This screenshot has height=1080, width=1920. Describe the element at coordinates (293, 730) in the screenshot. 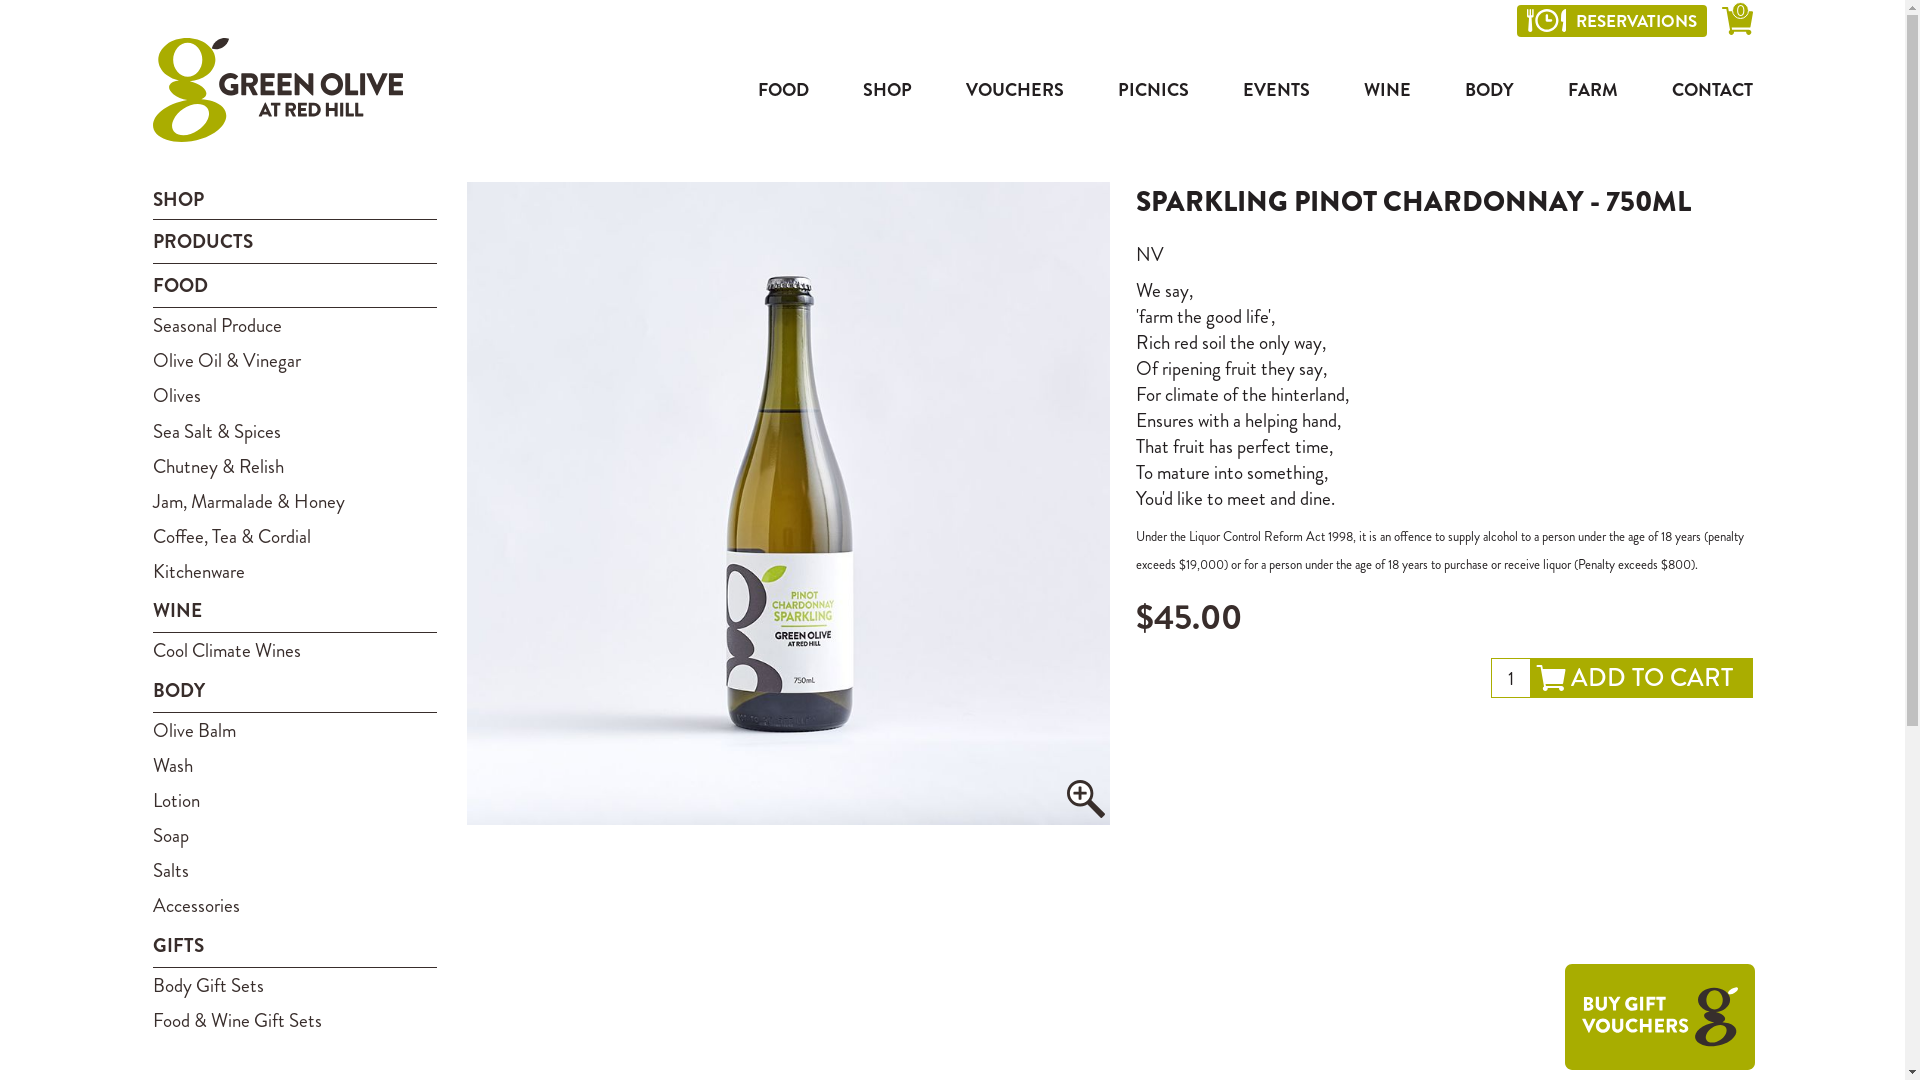

I see `'Olive Balm'` at that location.